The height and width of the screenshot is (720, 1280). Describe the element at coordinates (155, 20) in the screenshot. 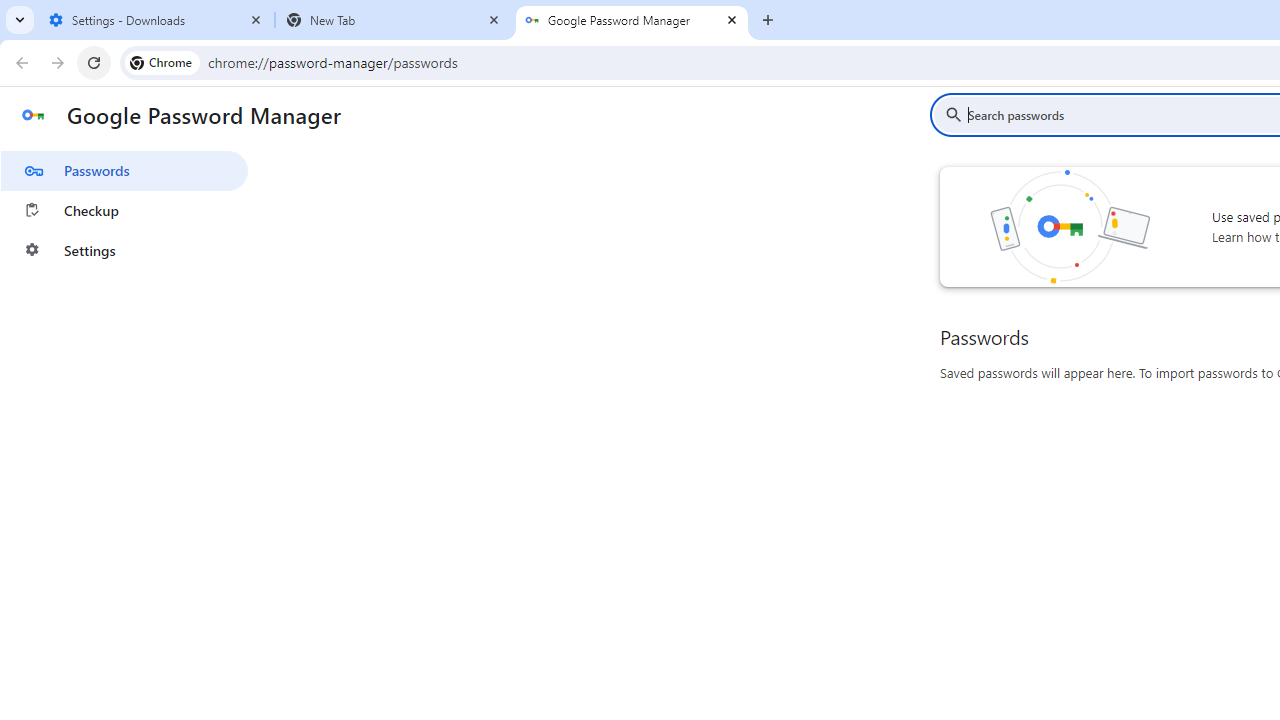

I see `'Settings - Downloads'` at that location.